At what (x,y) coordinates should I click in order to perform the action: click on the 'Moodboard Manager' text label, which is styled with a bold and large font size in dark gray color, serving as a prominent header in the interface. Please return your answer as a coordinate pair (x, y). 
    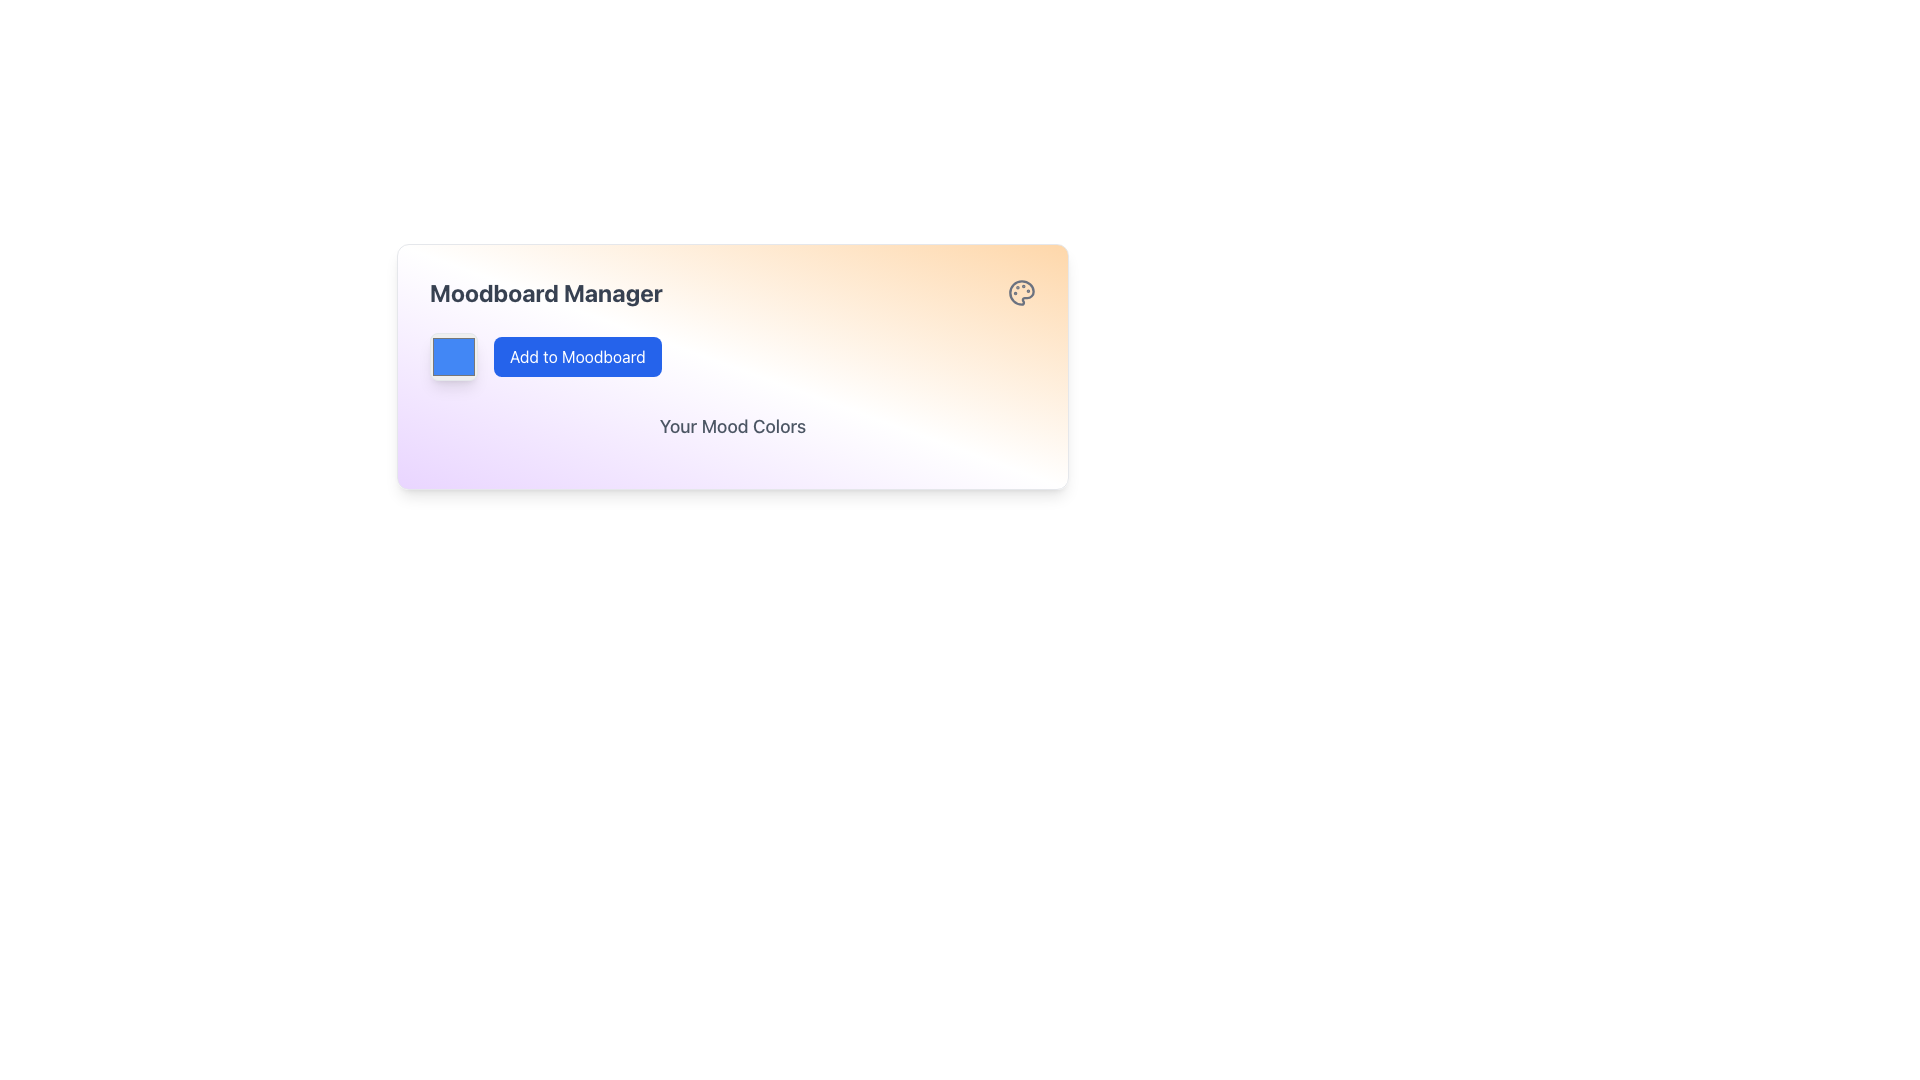
    Looking at the image, I should click on (546, 293).